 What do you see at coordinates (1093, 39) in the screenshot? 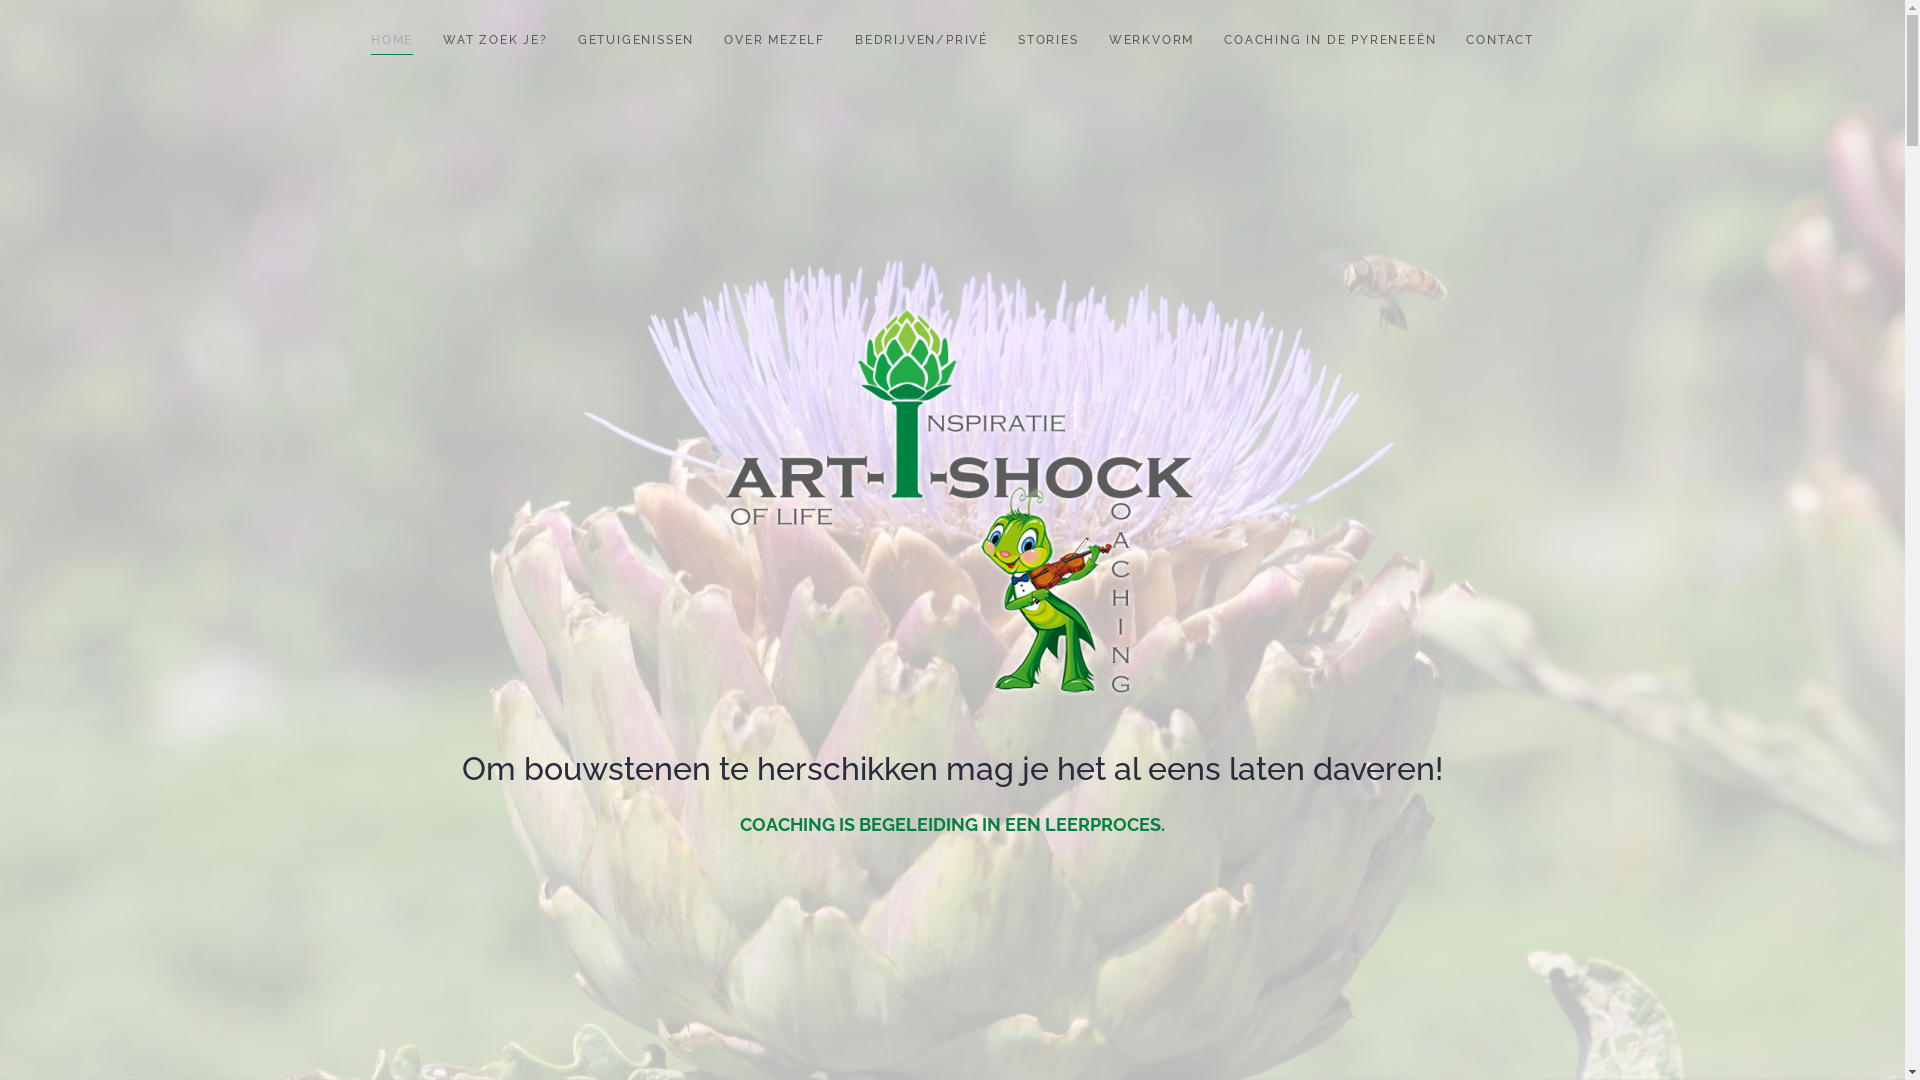
I see `'WERKVORM'` at bounding box center [1093, 39].